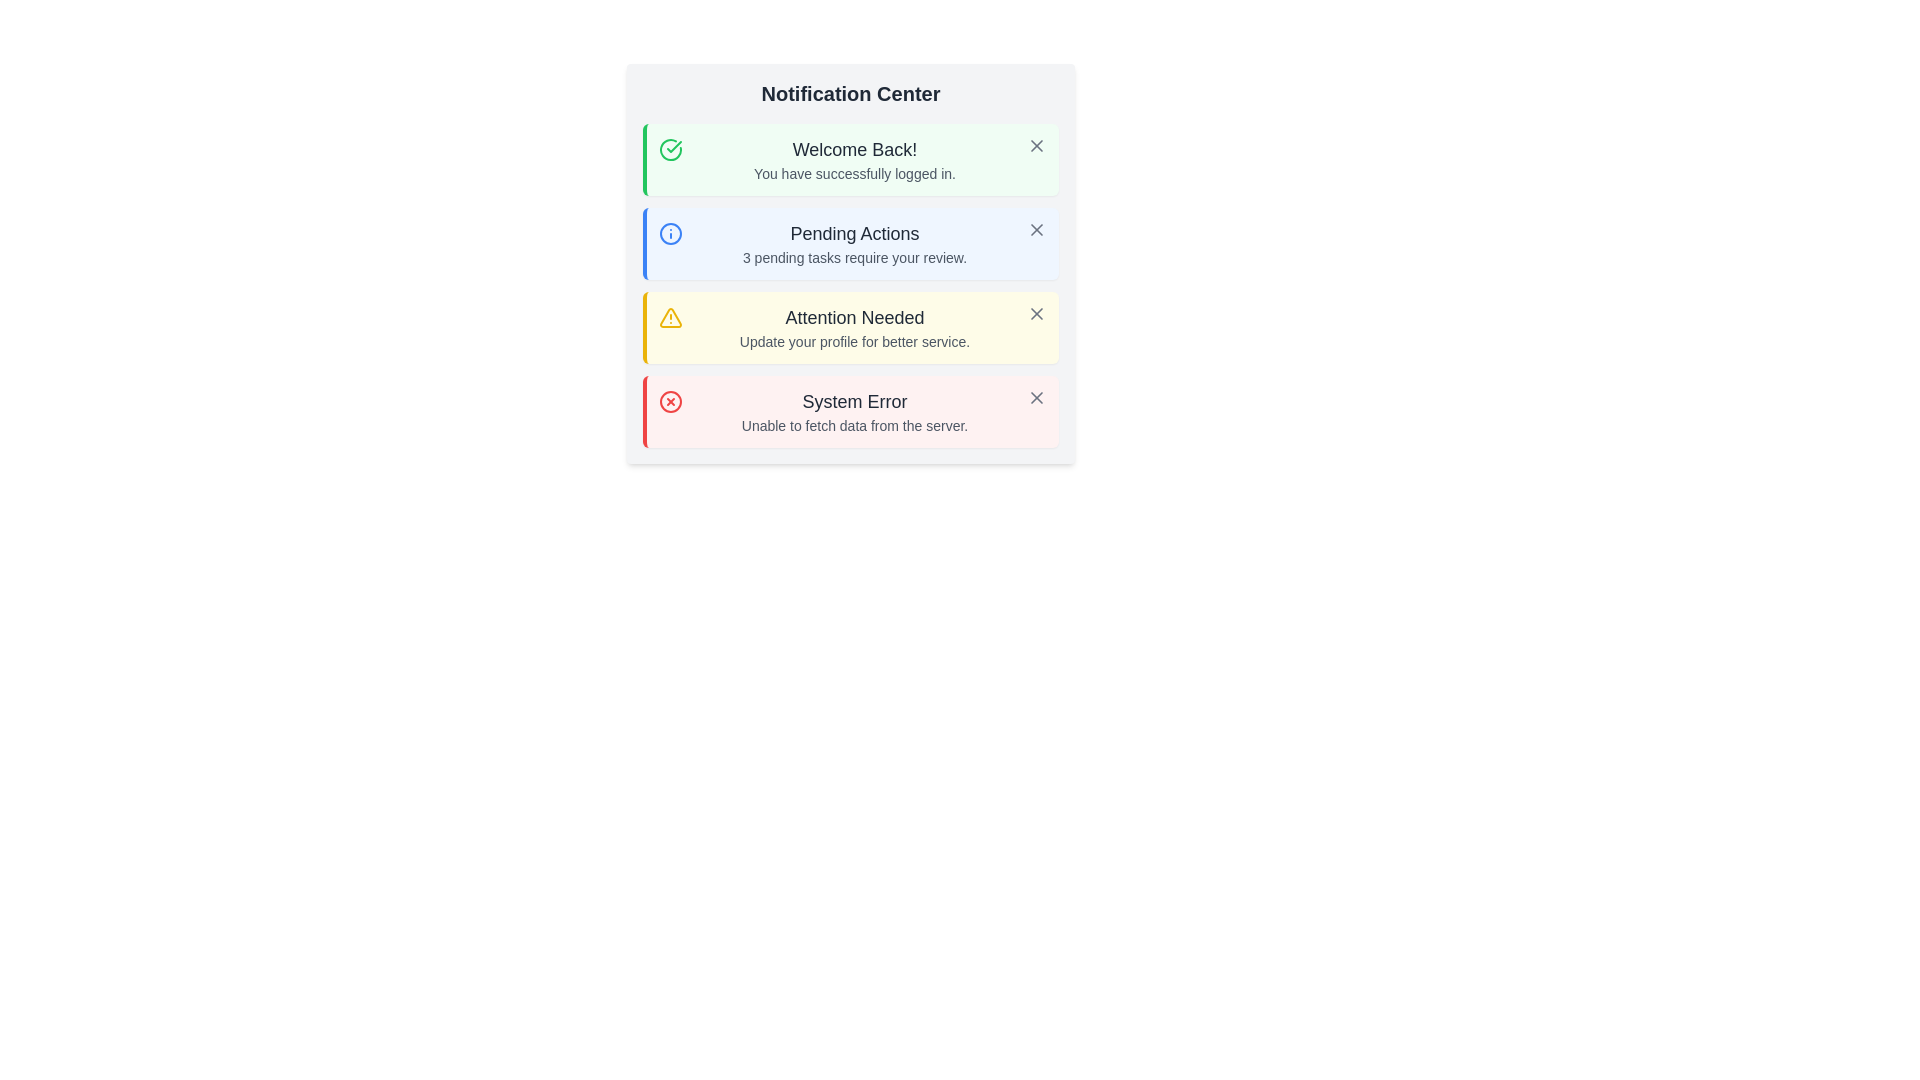 This screenshot has height=1080, width=1920. I want to click on text located at the bottom of the third notification card under the 'Attention Needed' header, so click(854, 341).